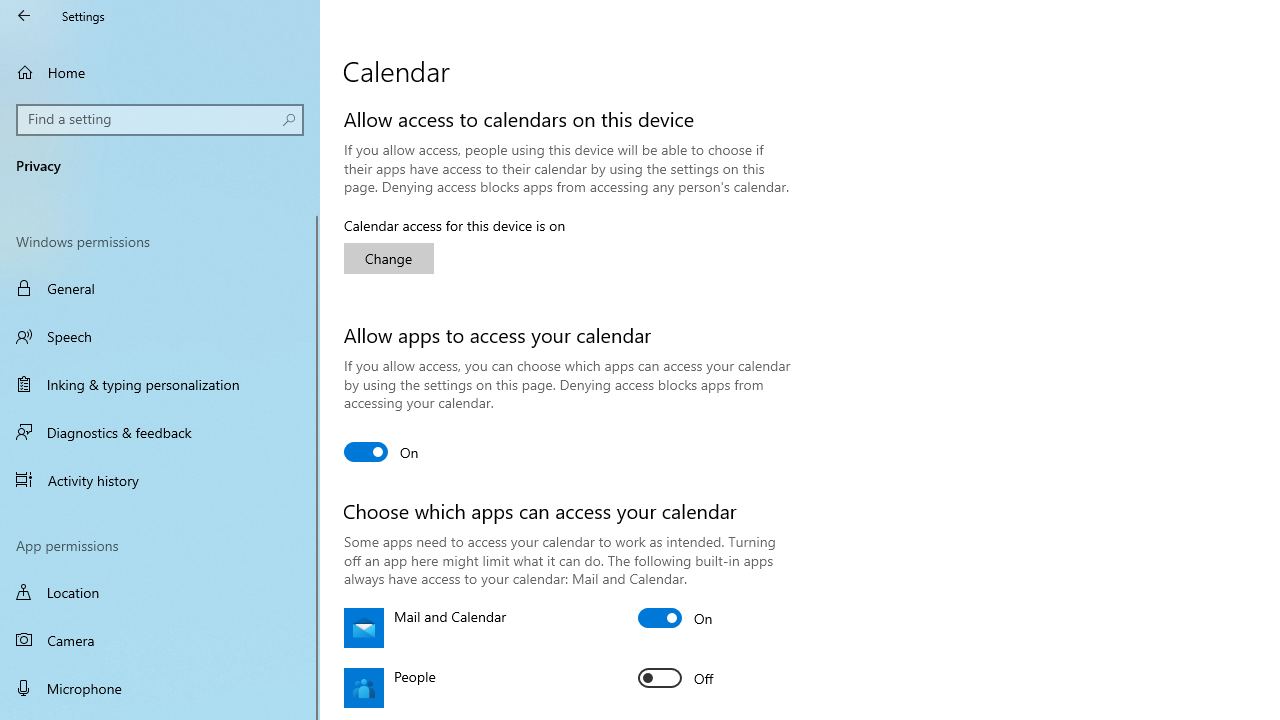 Image resolution: width=1280 pixels, height=720 pixels. What do you see at coordinates (160, 479) in the screenshot?
I see `'Activity history'` at bounding box center [160, 479].